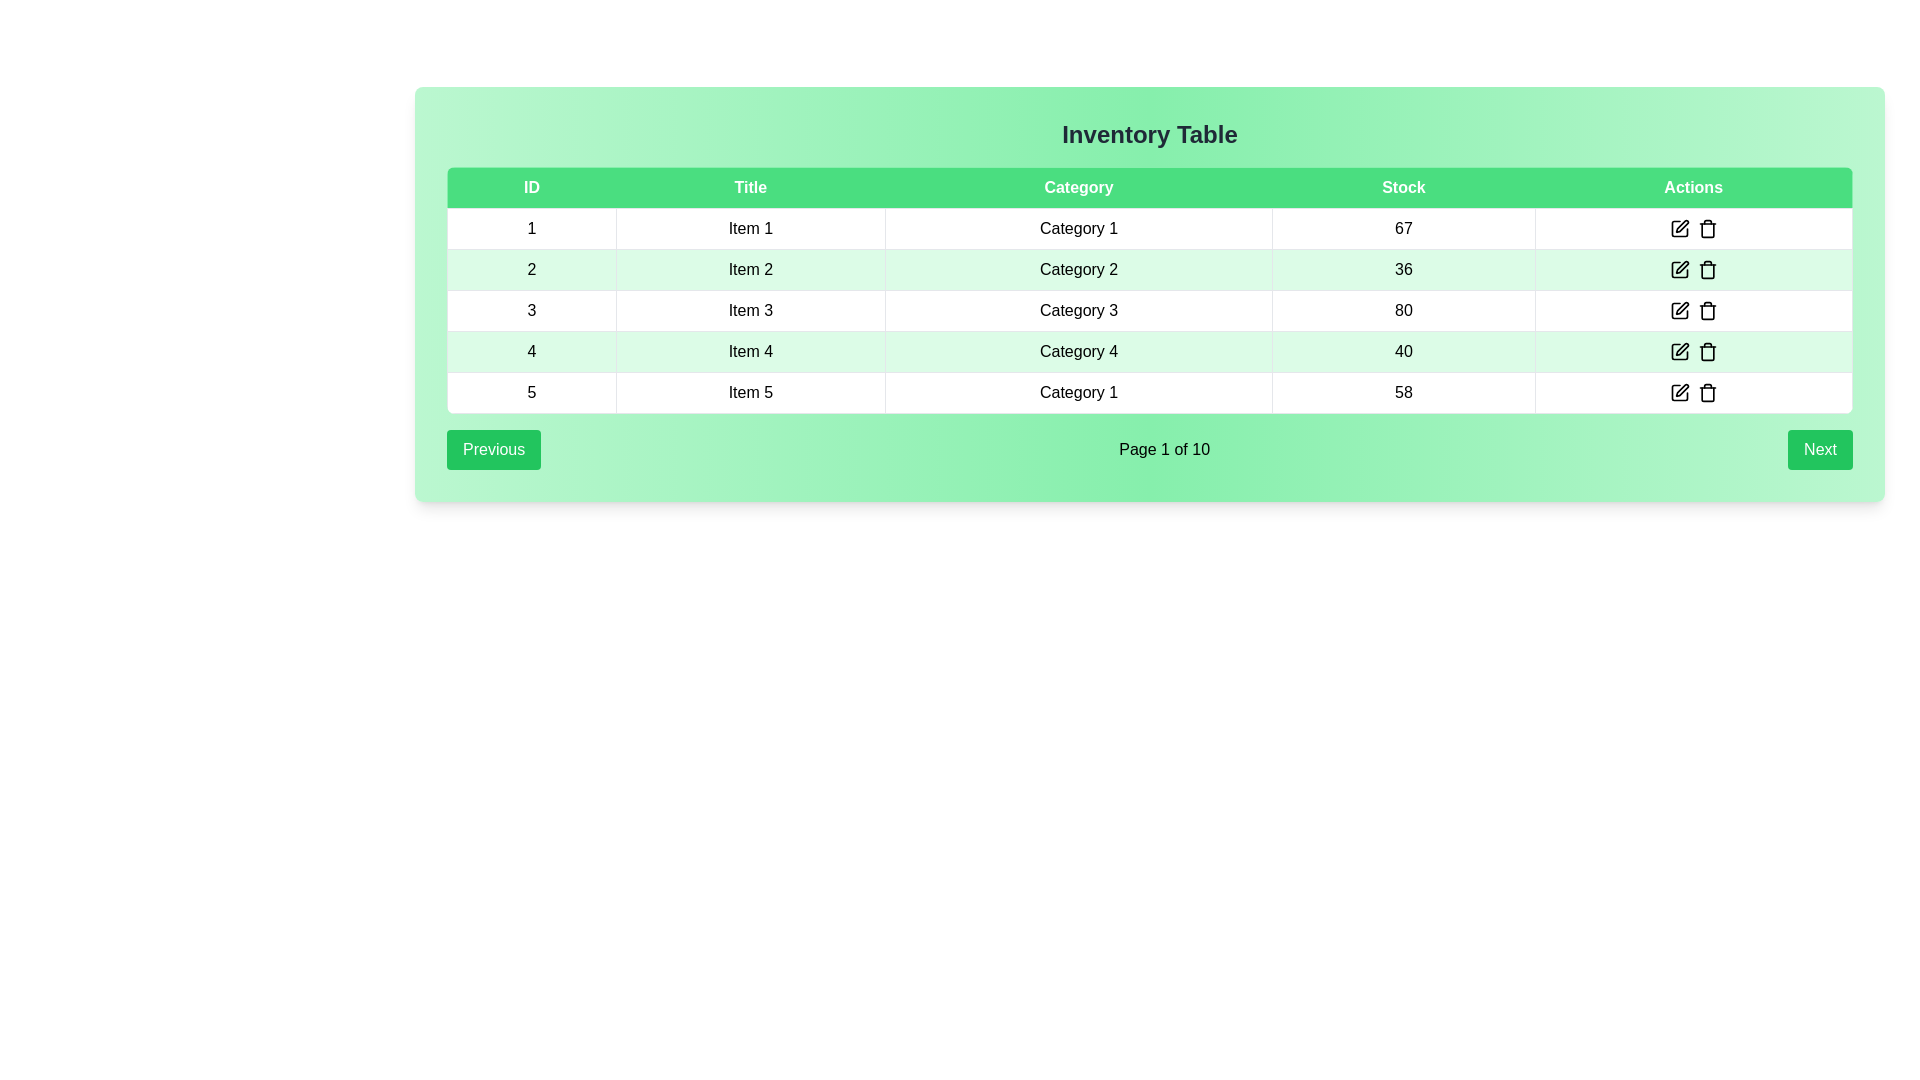 This screenshot has width=1920, height=1080. What do you see at coordinates (749, 270) in the screenshot?
I see `the text cell displaying the title of an item` at bounding box center [749, 270].